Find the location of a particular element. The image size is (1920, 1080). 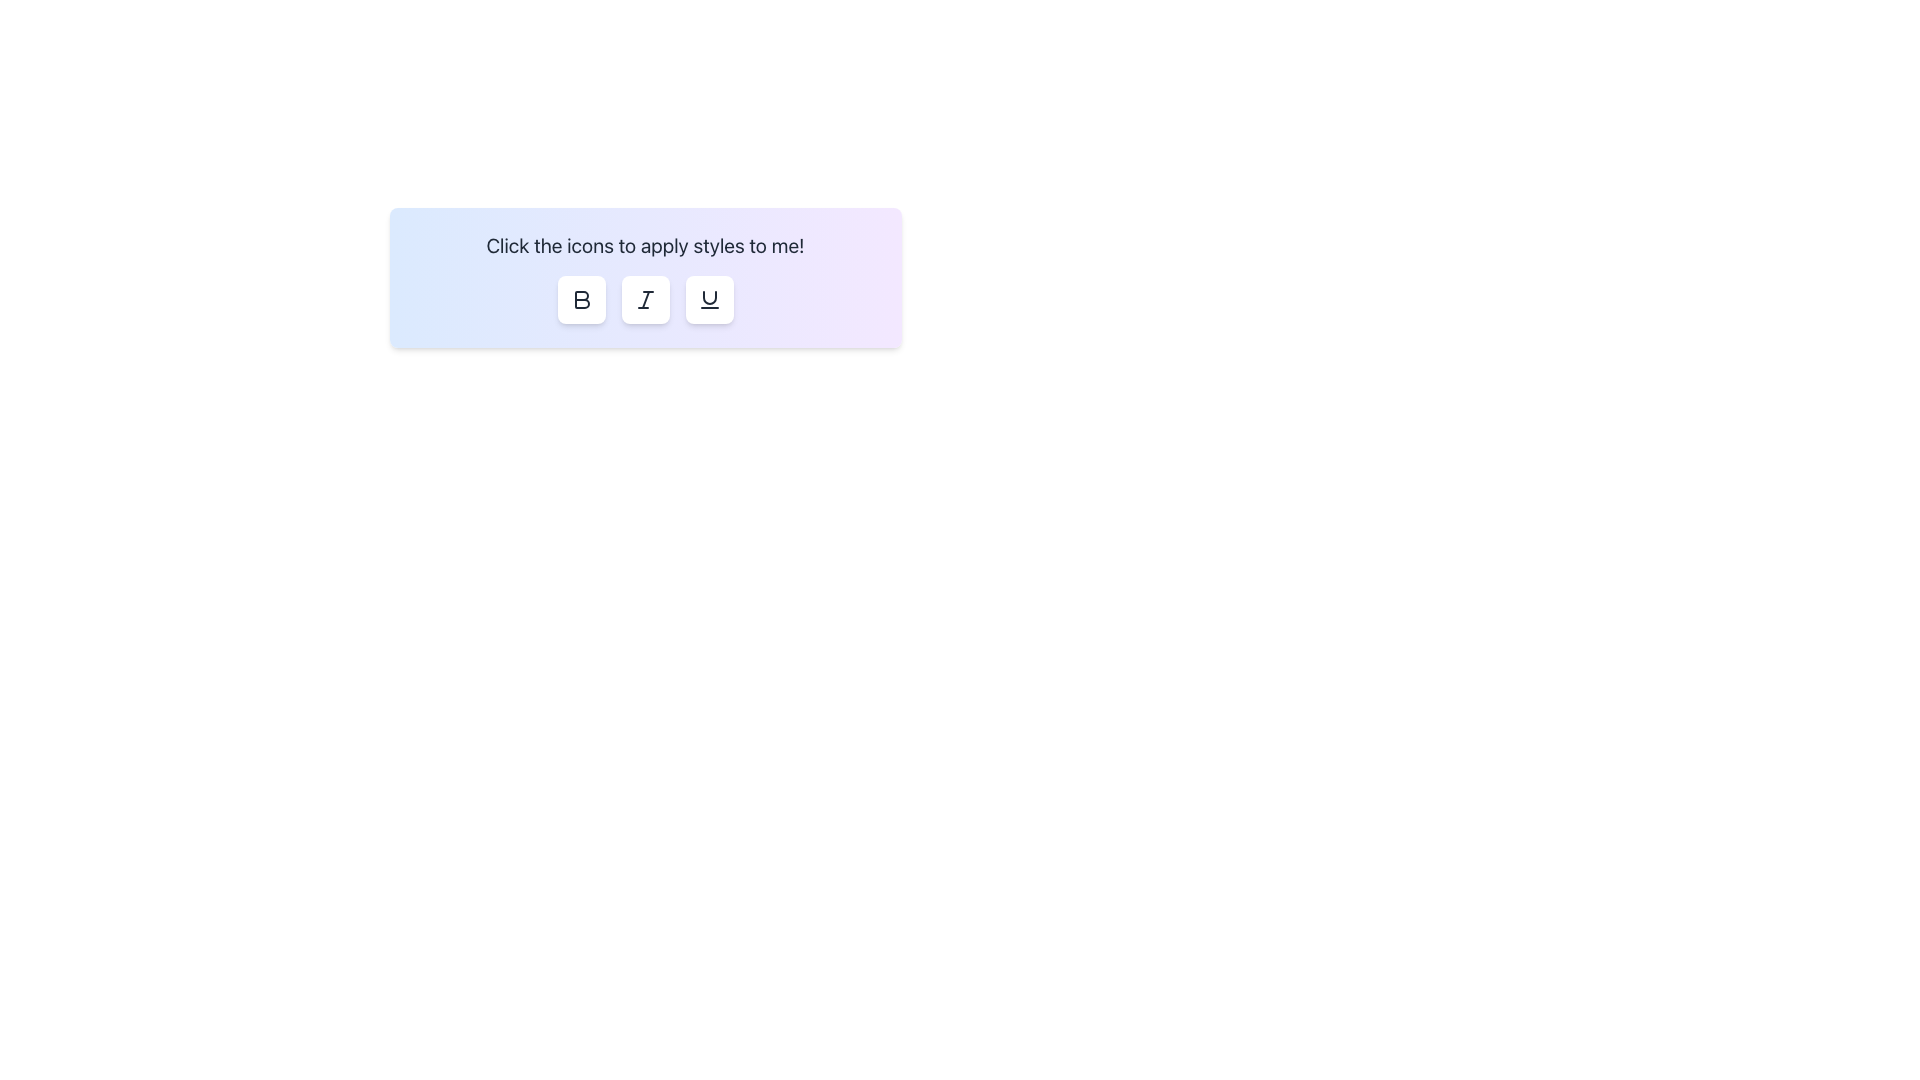

the rightmost button with a white background and an underline symbol to apply the underline style is located at coordinates (709, 300).